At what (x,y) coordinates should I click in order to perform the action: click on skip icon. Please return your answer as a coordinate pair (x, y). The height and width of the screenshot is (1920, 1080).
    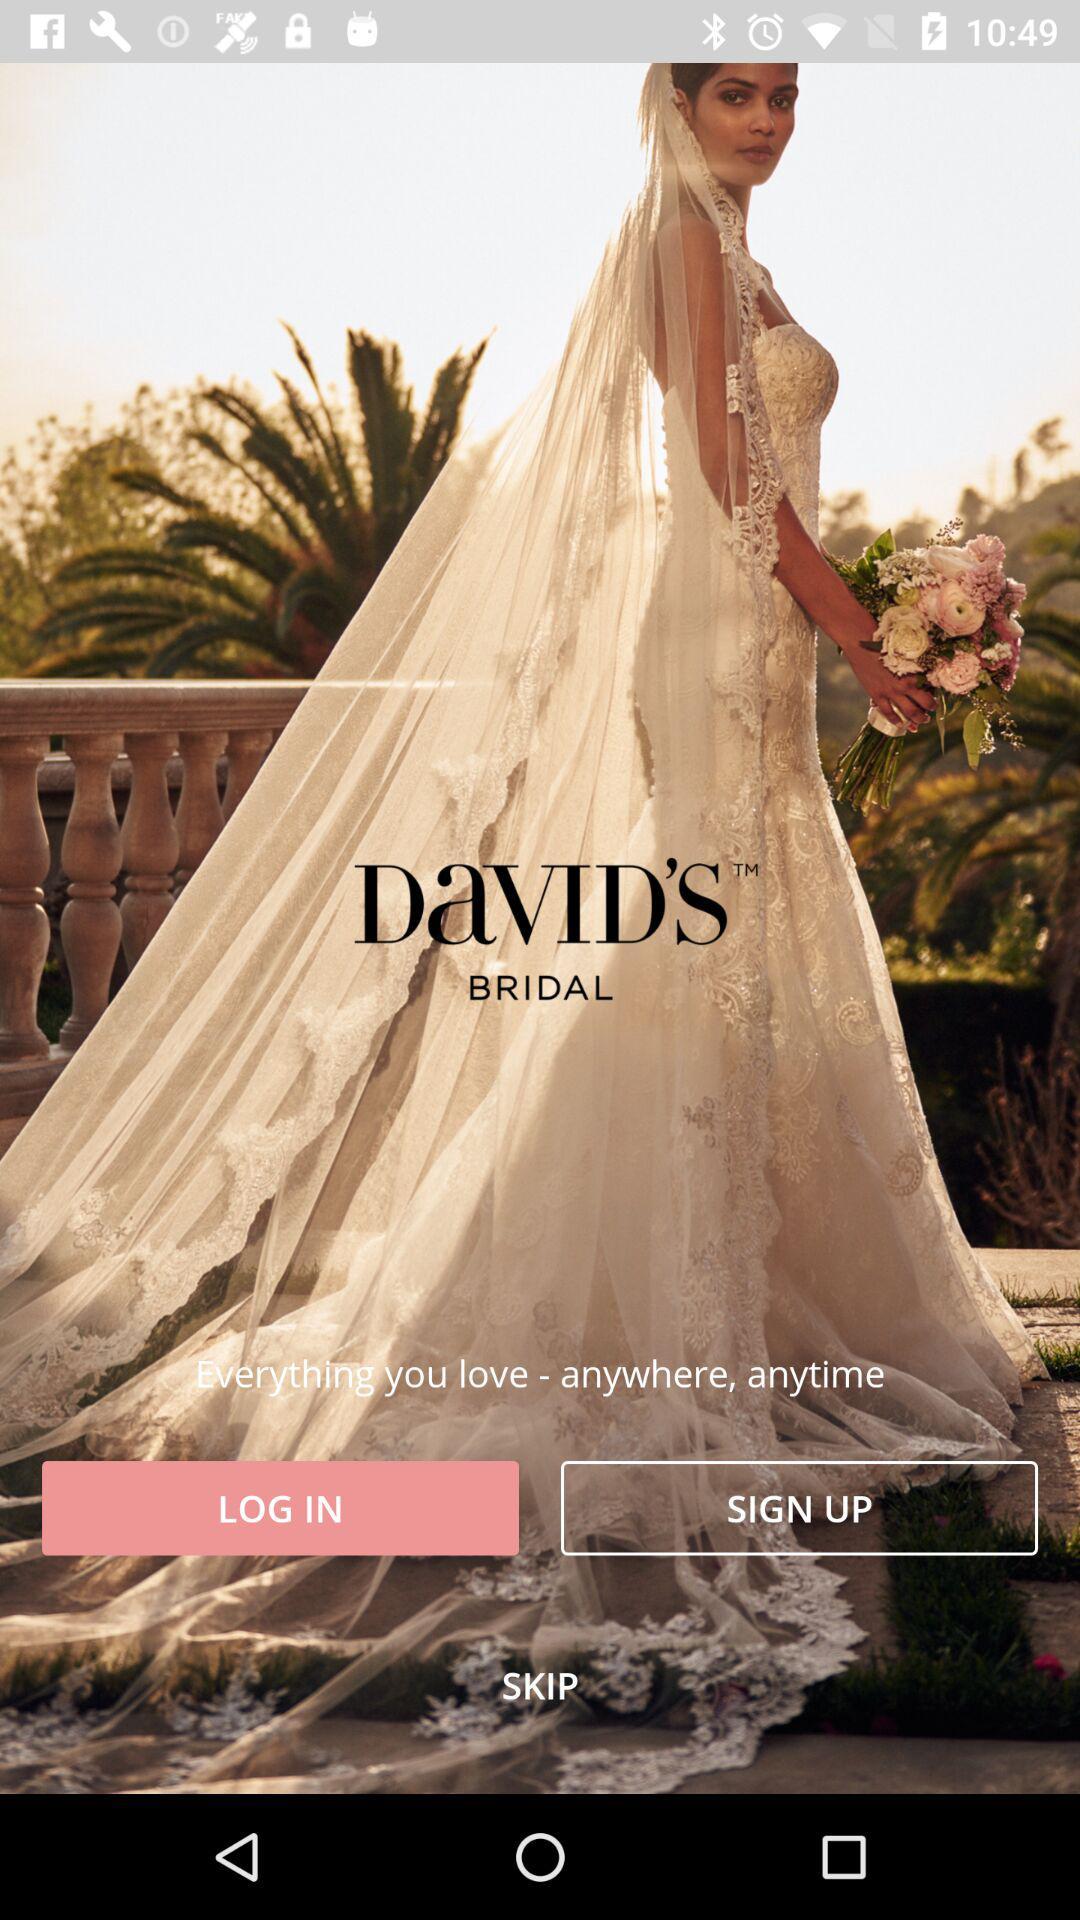
    Looking at the image, I should click on (540, 1684).